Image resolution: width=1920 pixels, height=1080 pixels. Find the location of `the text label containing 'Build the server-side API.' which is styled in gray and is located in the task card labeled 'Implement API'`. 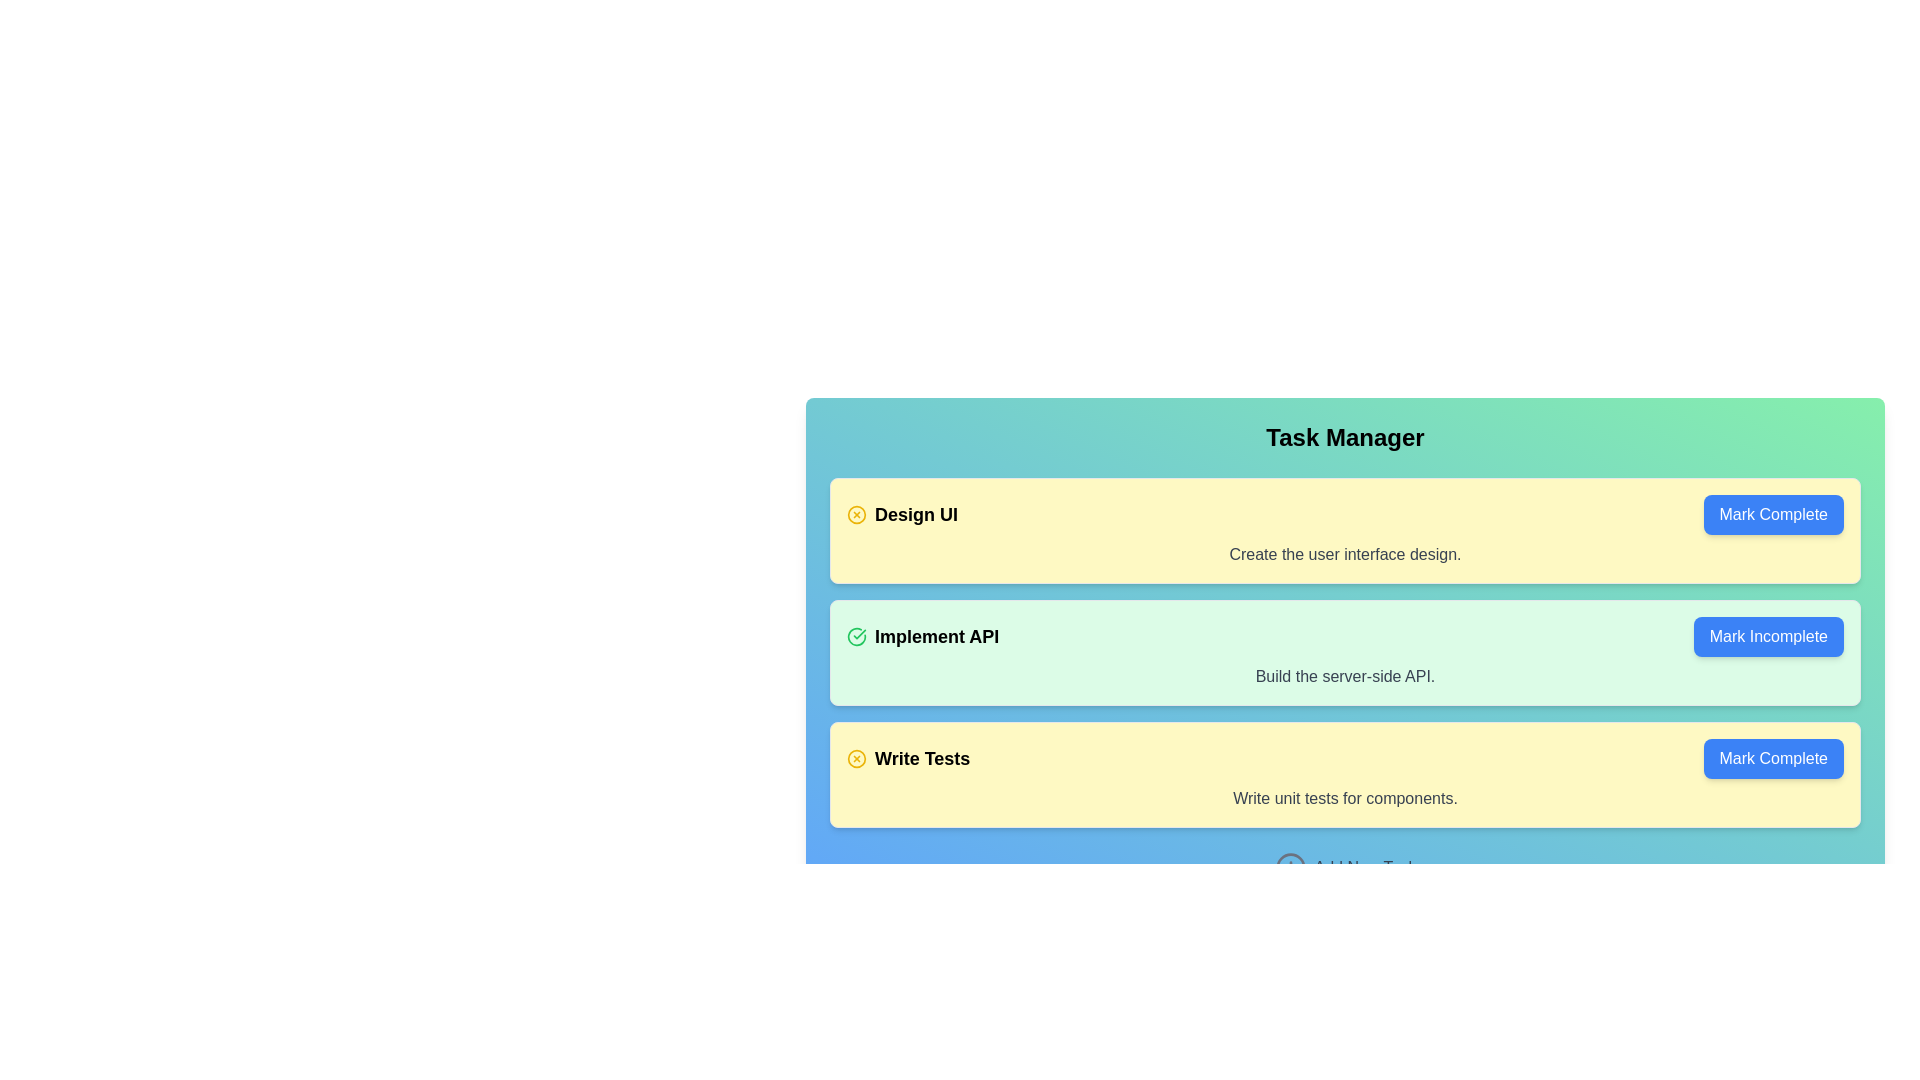

the text label containing 'Build the server-side API.' which is styled in gray and is located in the task card labeled 'Implement API' is located at coordinates (1345, 676).